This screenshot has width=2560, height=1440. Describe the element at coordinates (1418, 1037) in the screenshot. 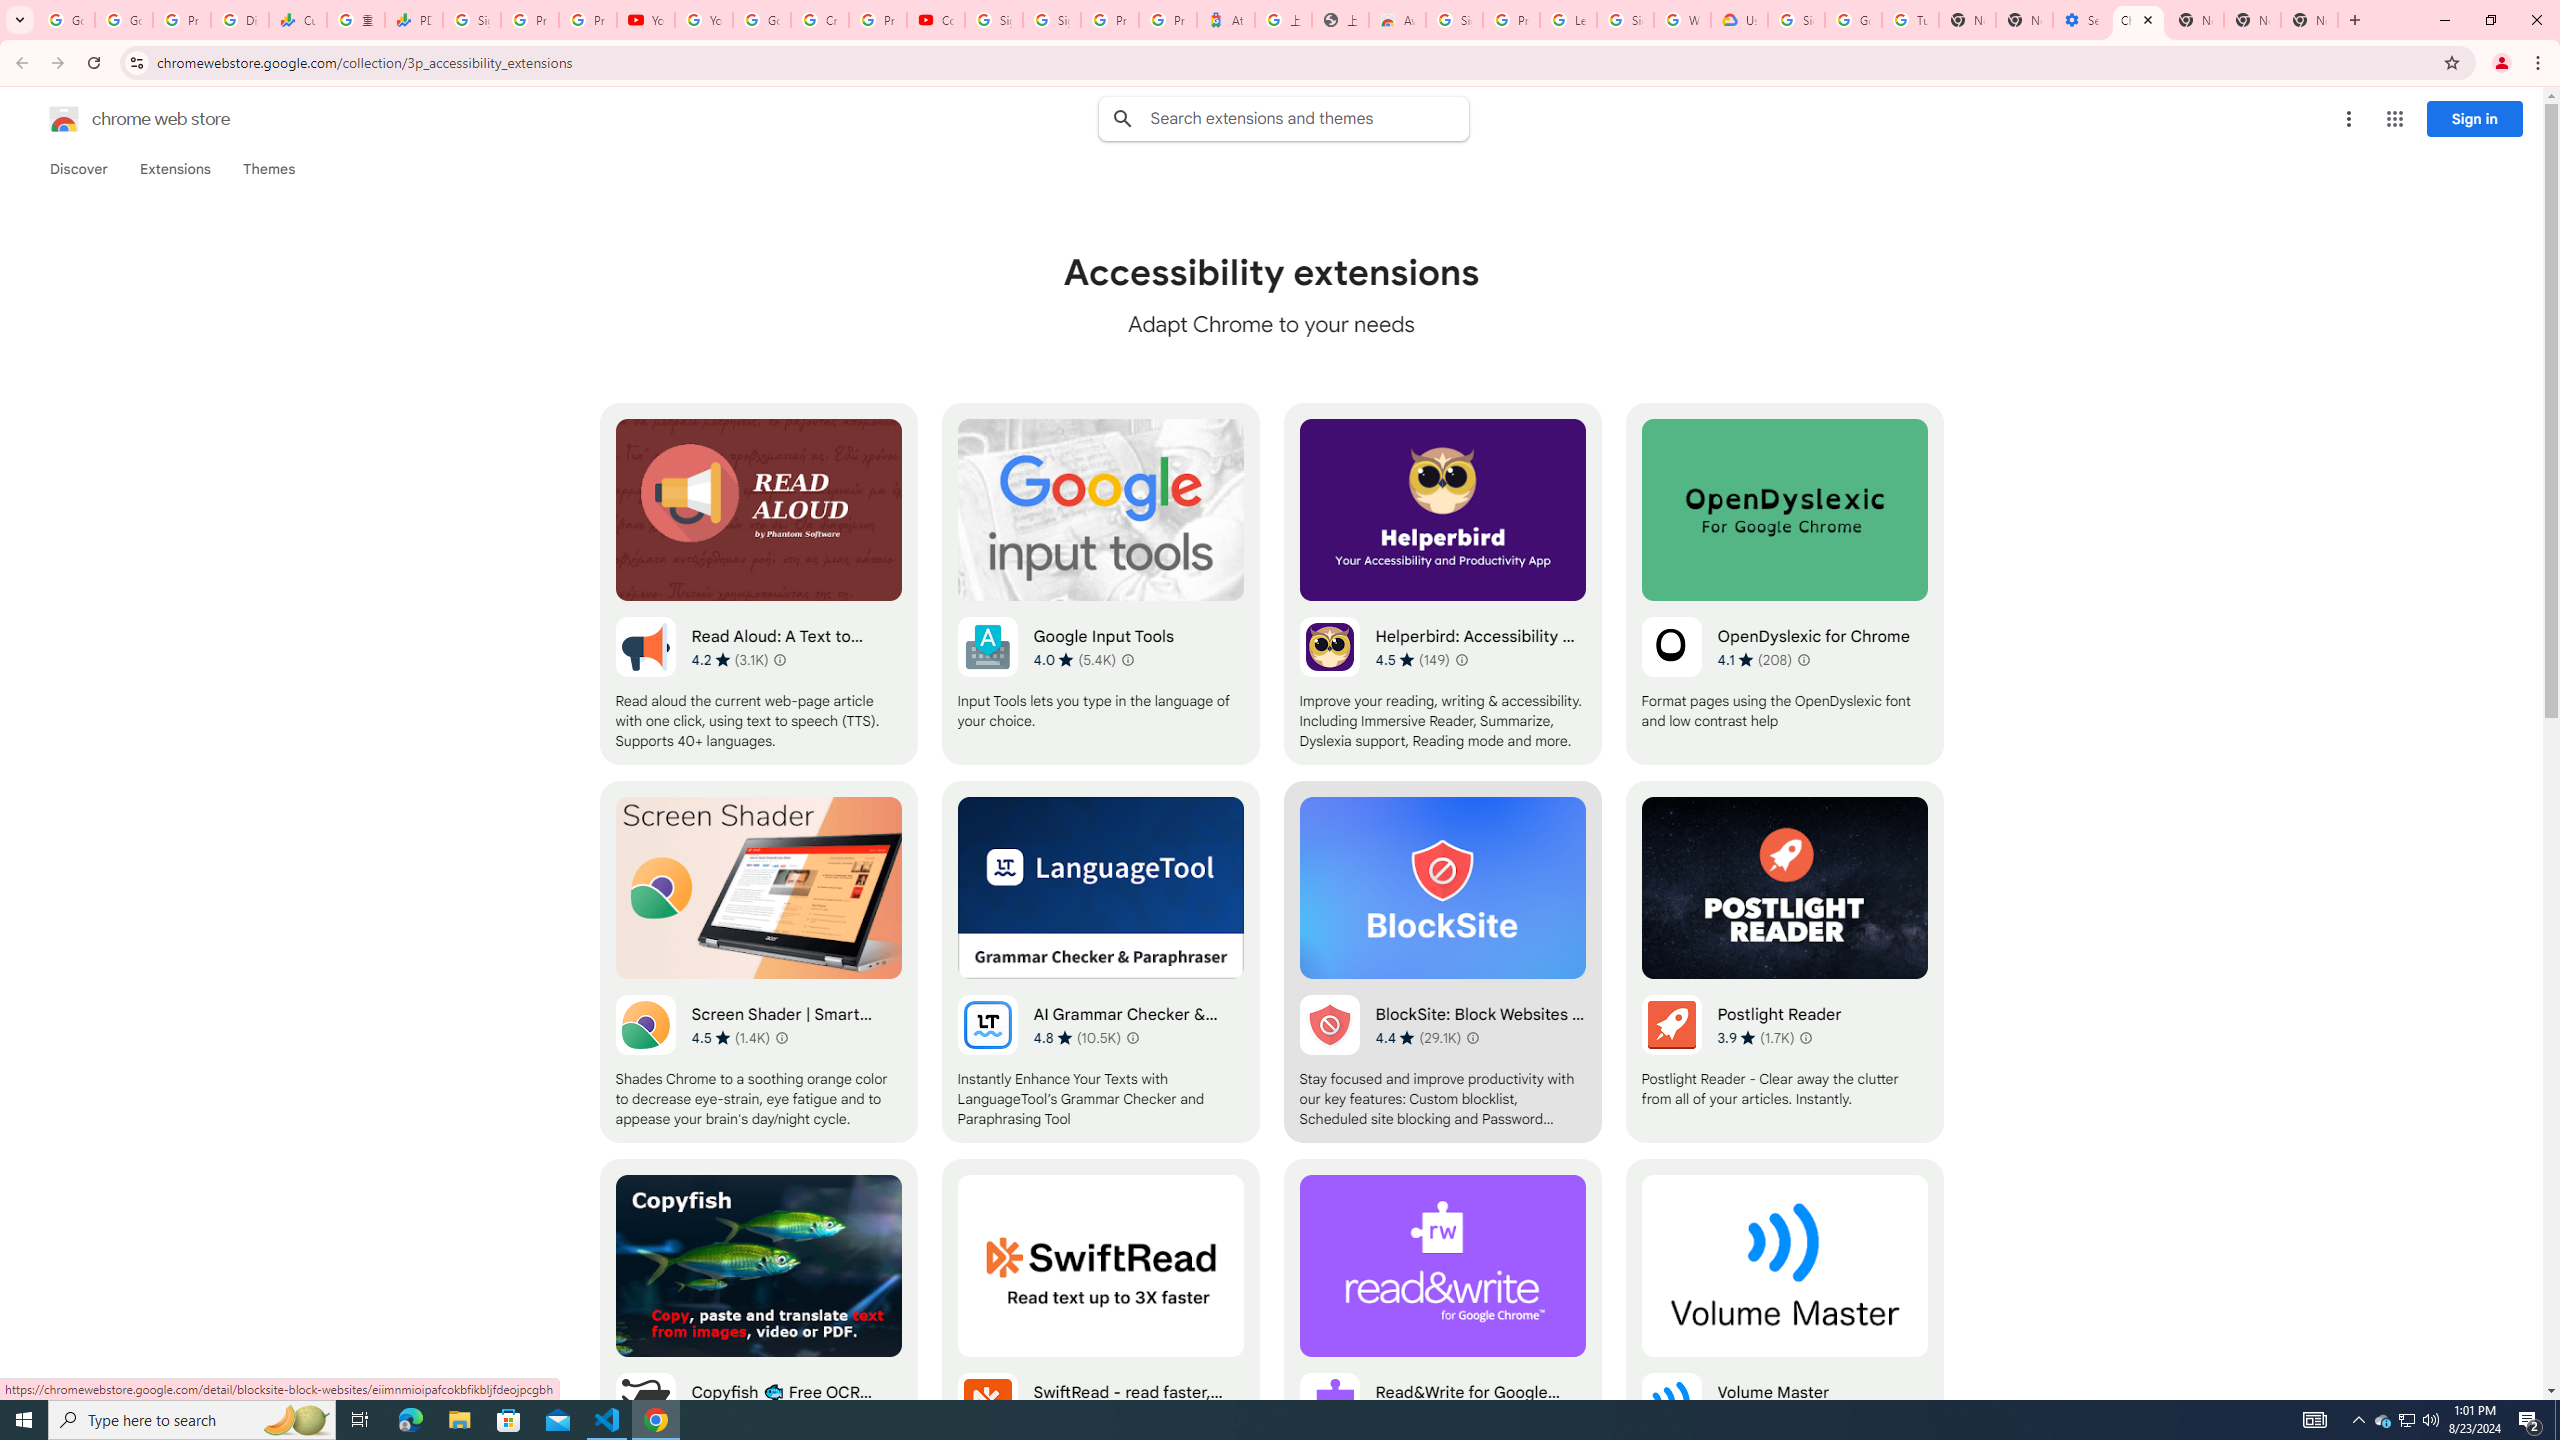

I see `'Average rating 4.4 out of 5 stars. 29.1K ratings.'` at that location.